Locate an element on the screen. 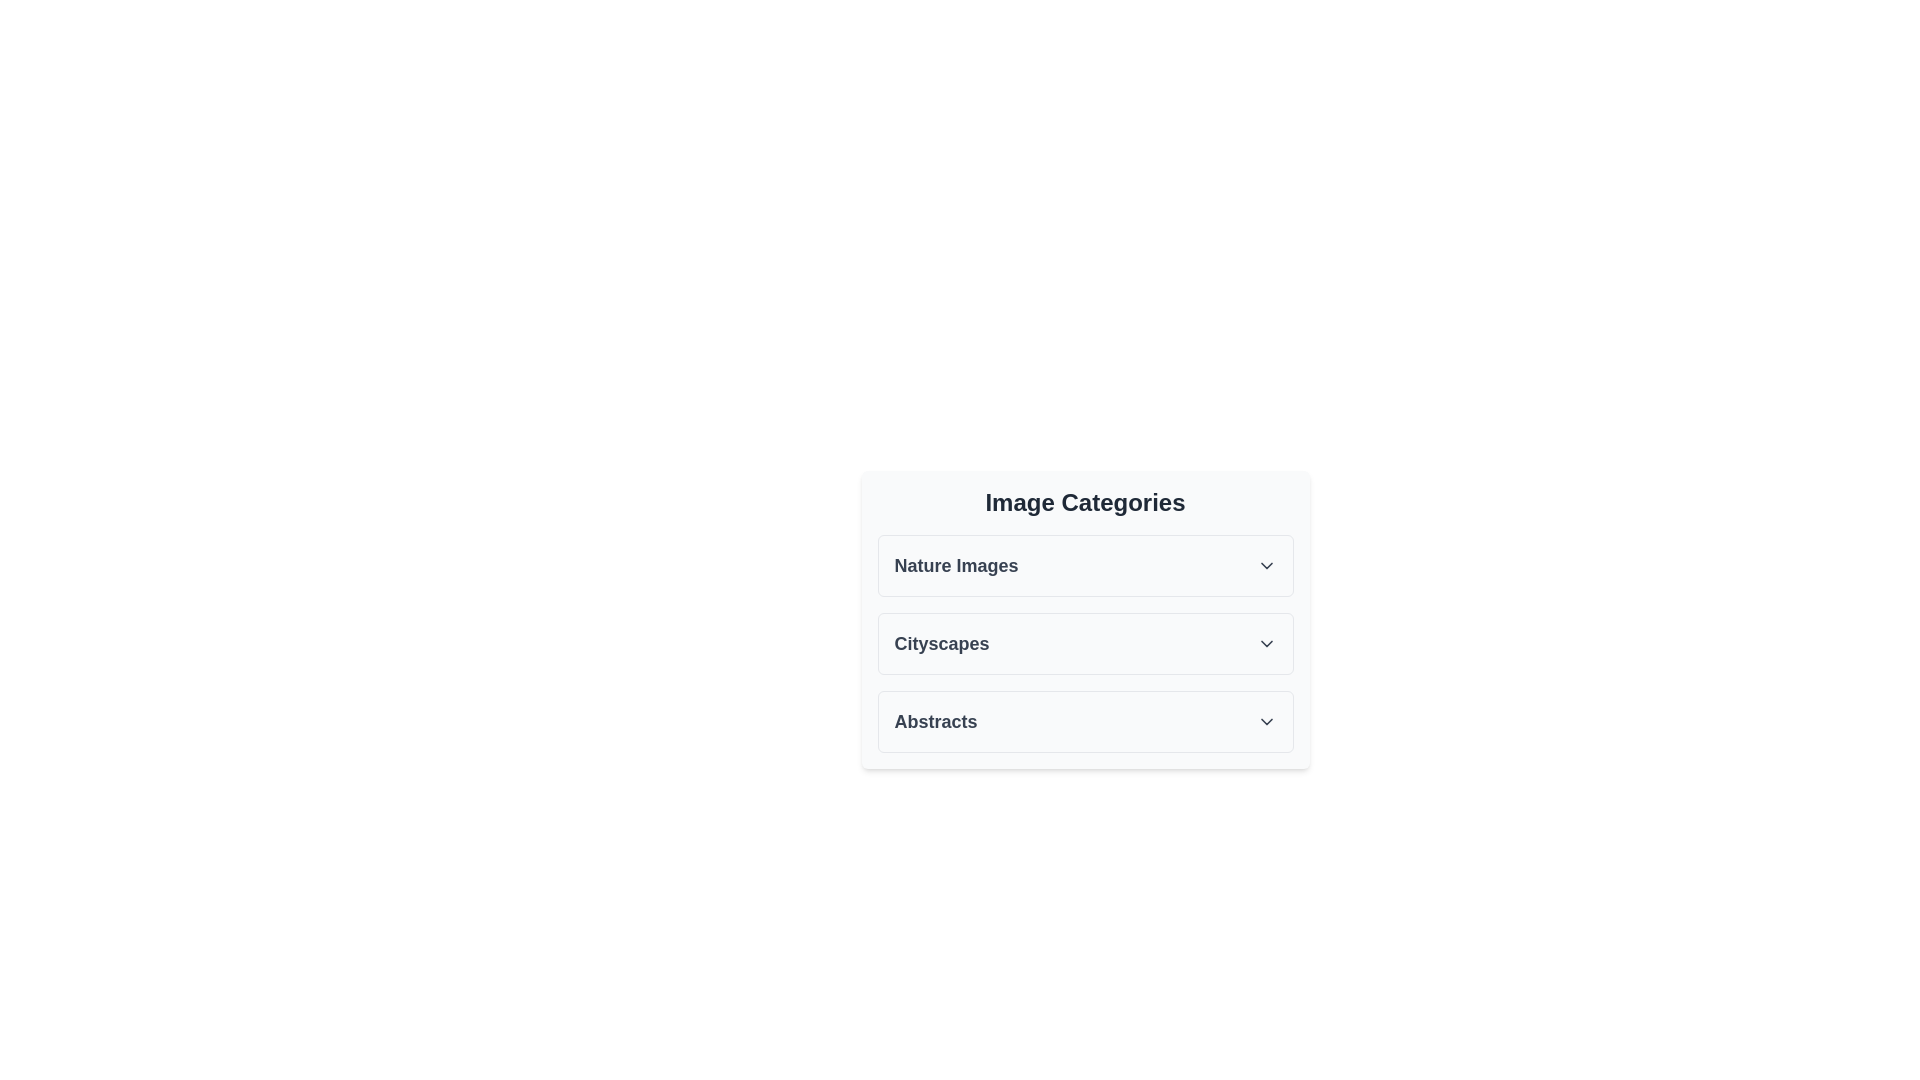 This screenshot has width=1920, height=1080. the title of the component labeled 'Image Categories' is located at coordinates (1084, 501).